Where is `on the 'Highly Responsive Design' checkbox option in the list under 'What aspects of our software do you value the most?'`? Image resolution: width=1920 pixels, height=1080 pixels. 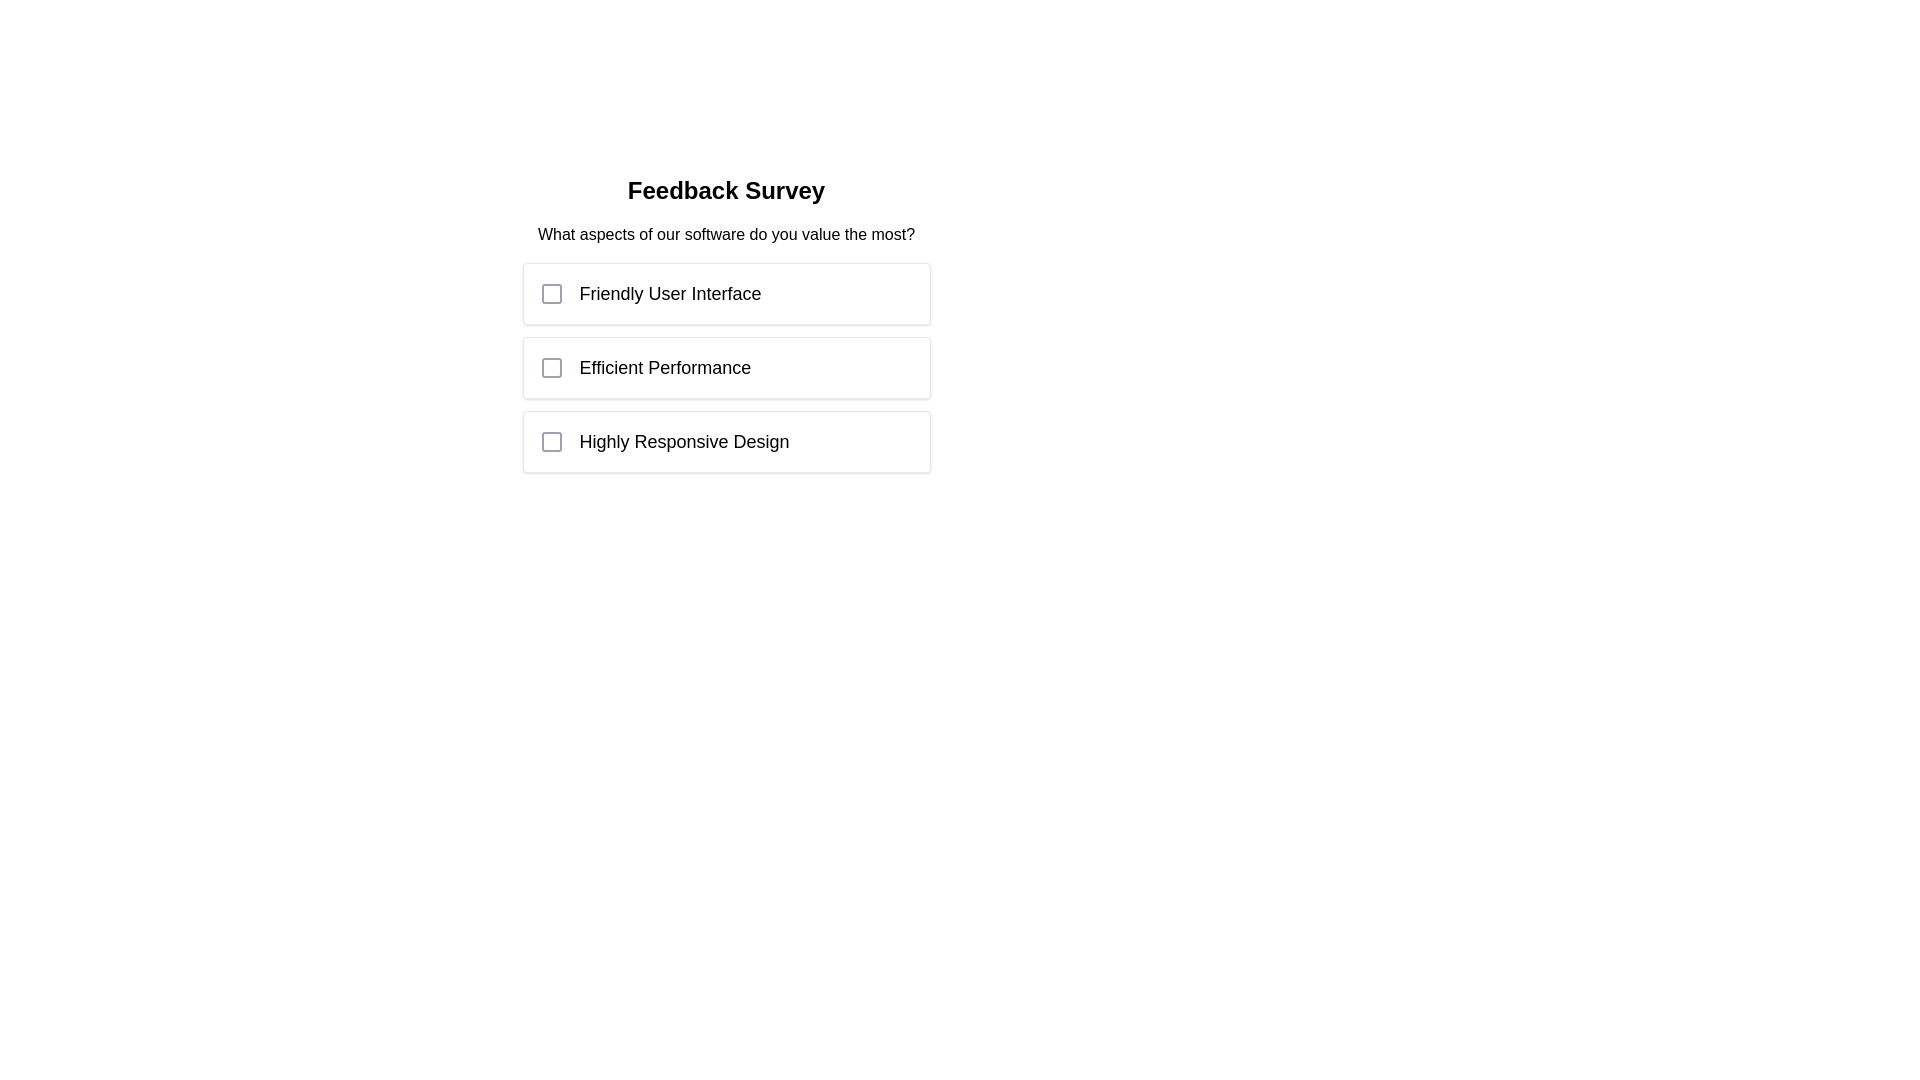 on the 'Highly Responsive Design' checkbox option in the list under 'What aspects of our software do you value the most?' is located at coordinates (725, 441).